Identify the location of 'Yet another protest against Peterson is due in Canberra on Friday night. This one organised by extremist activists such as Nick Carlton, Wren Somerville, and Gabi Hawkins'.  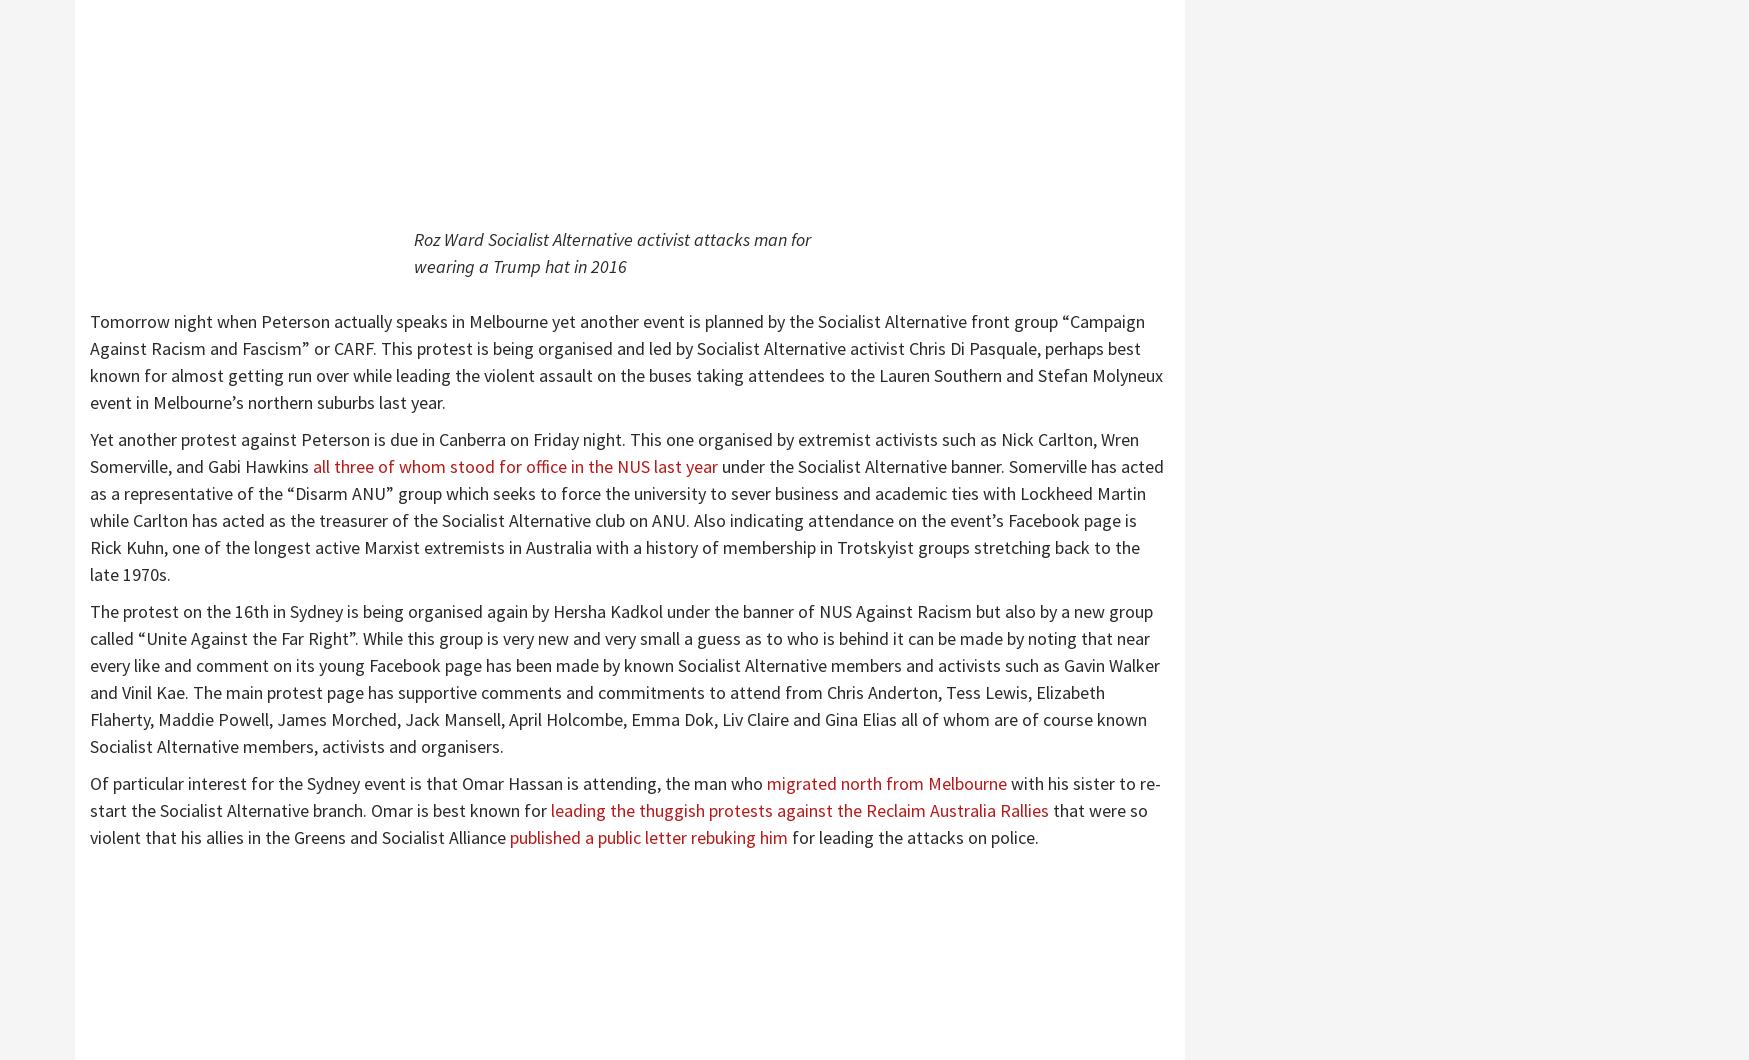
(613, 452).